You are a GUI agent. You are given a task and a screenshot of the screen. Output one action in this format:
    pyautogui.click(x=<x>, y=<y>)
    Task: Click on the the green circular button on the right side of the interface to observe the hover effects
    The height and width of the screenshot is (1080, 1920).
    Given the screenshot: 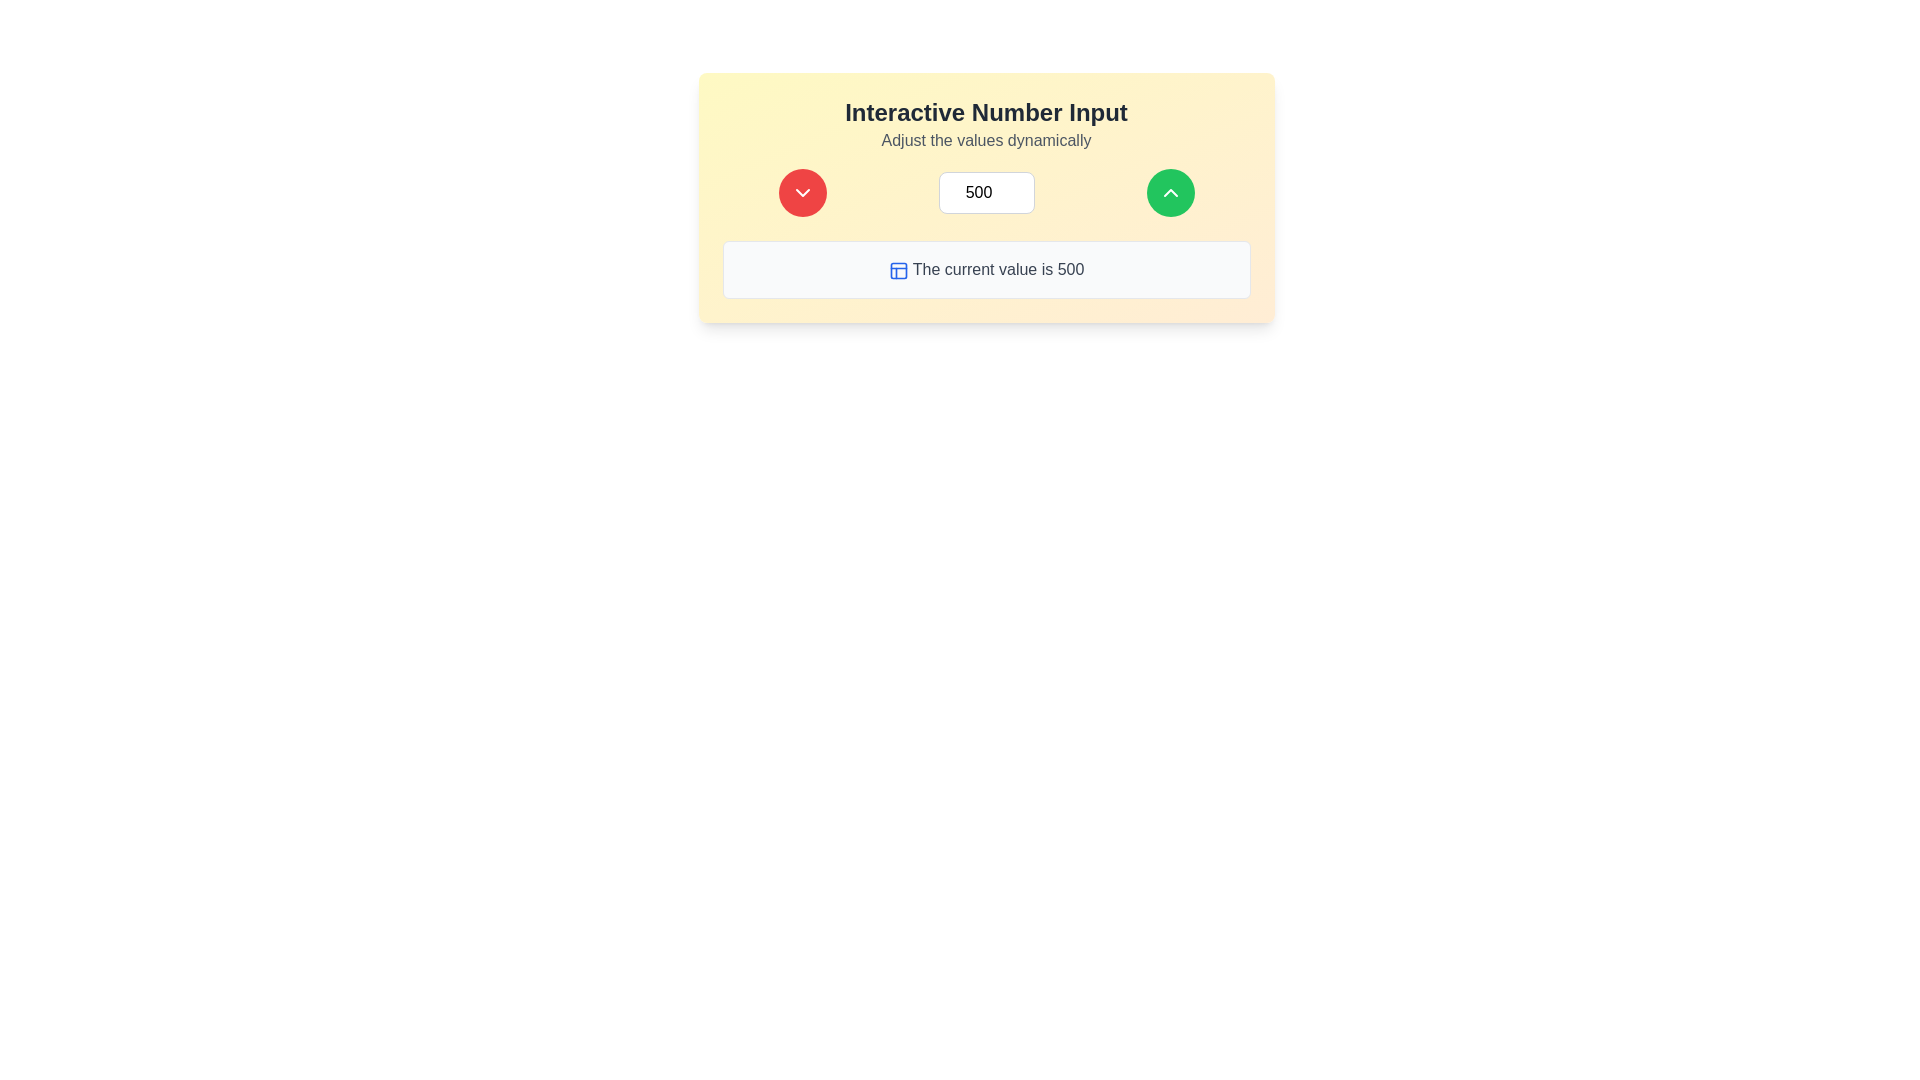 What is the action you would take?
    pyautogui.click(x=1170, y=192)
    